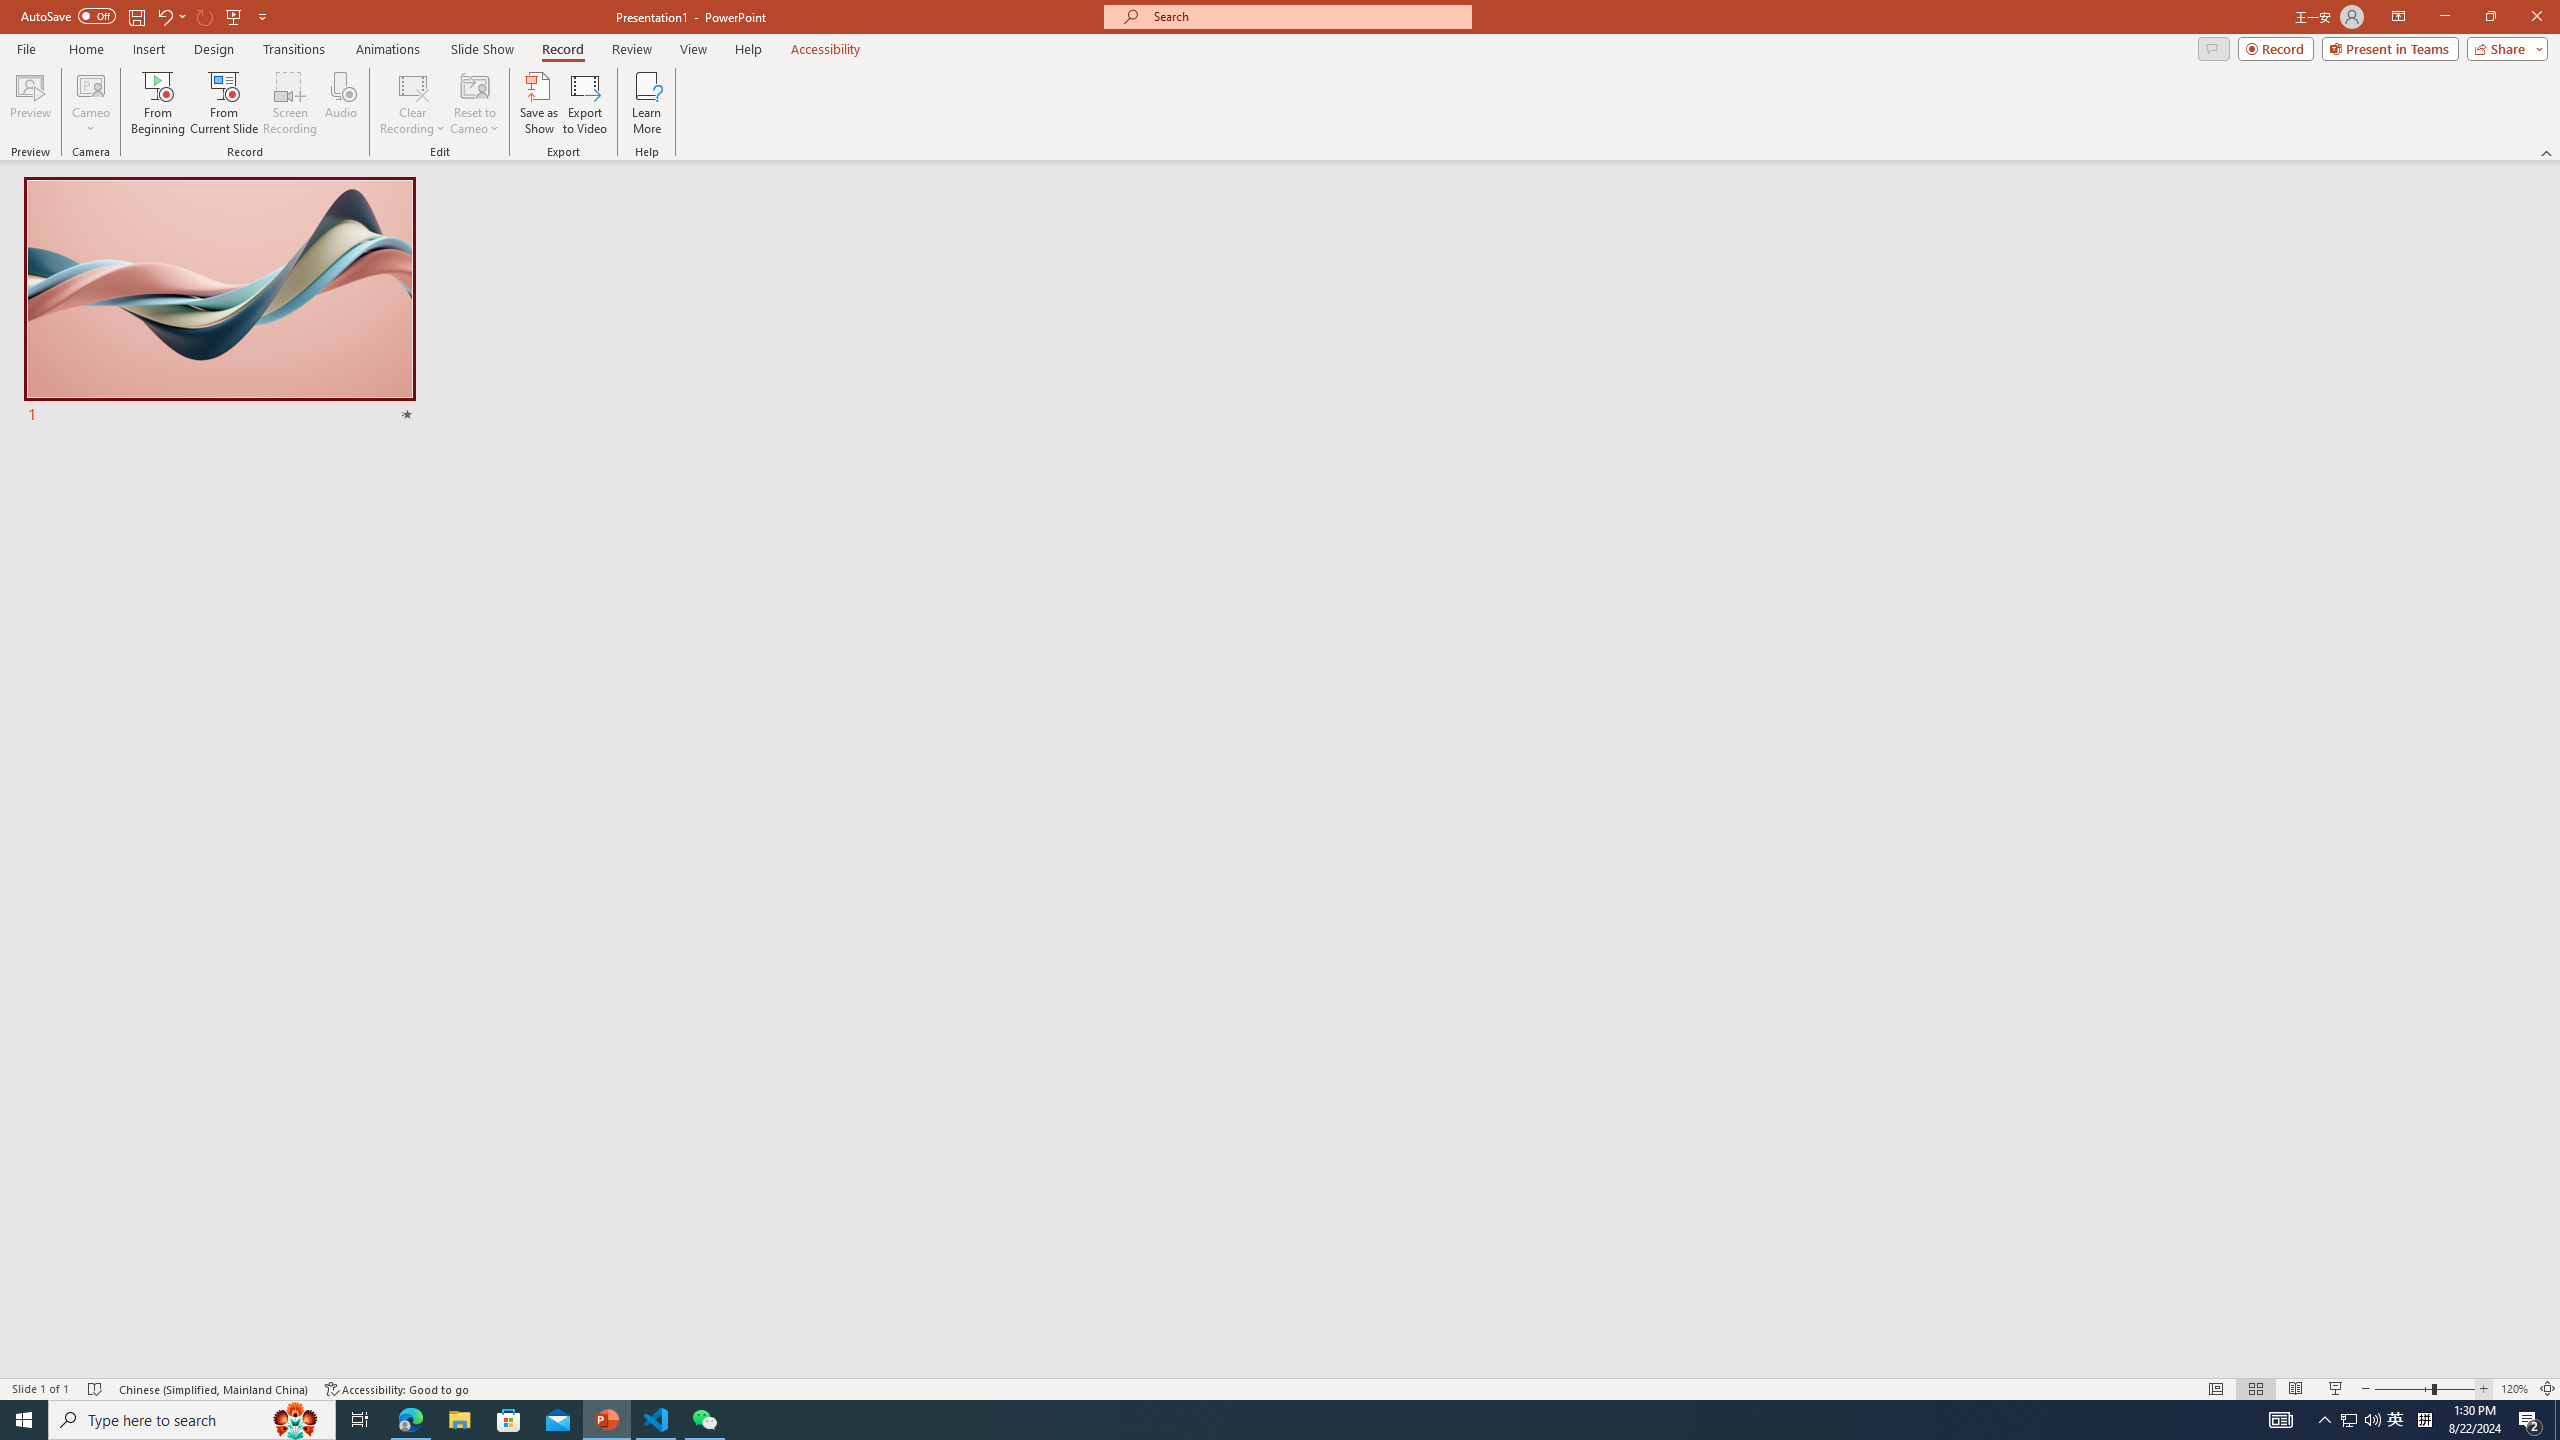 The width and height of the screenshot is (2560, 1440). I want to click on 'Zoom 120%', so click(2515, 1389).